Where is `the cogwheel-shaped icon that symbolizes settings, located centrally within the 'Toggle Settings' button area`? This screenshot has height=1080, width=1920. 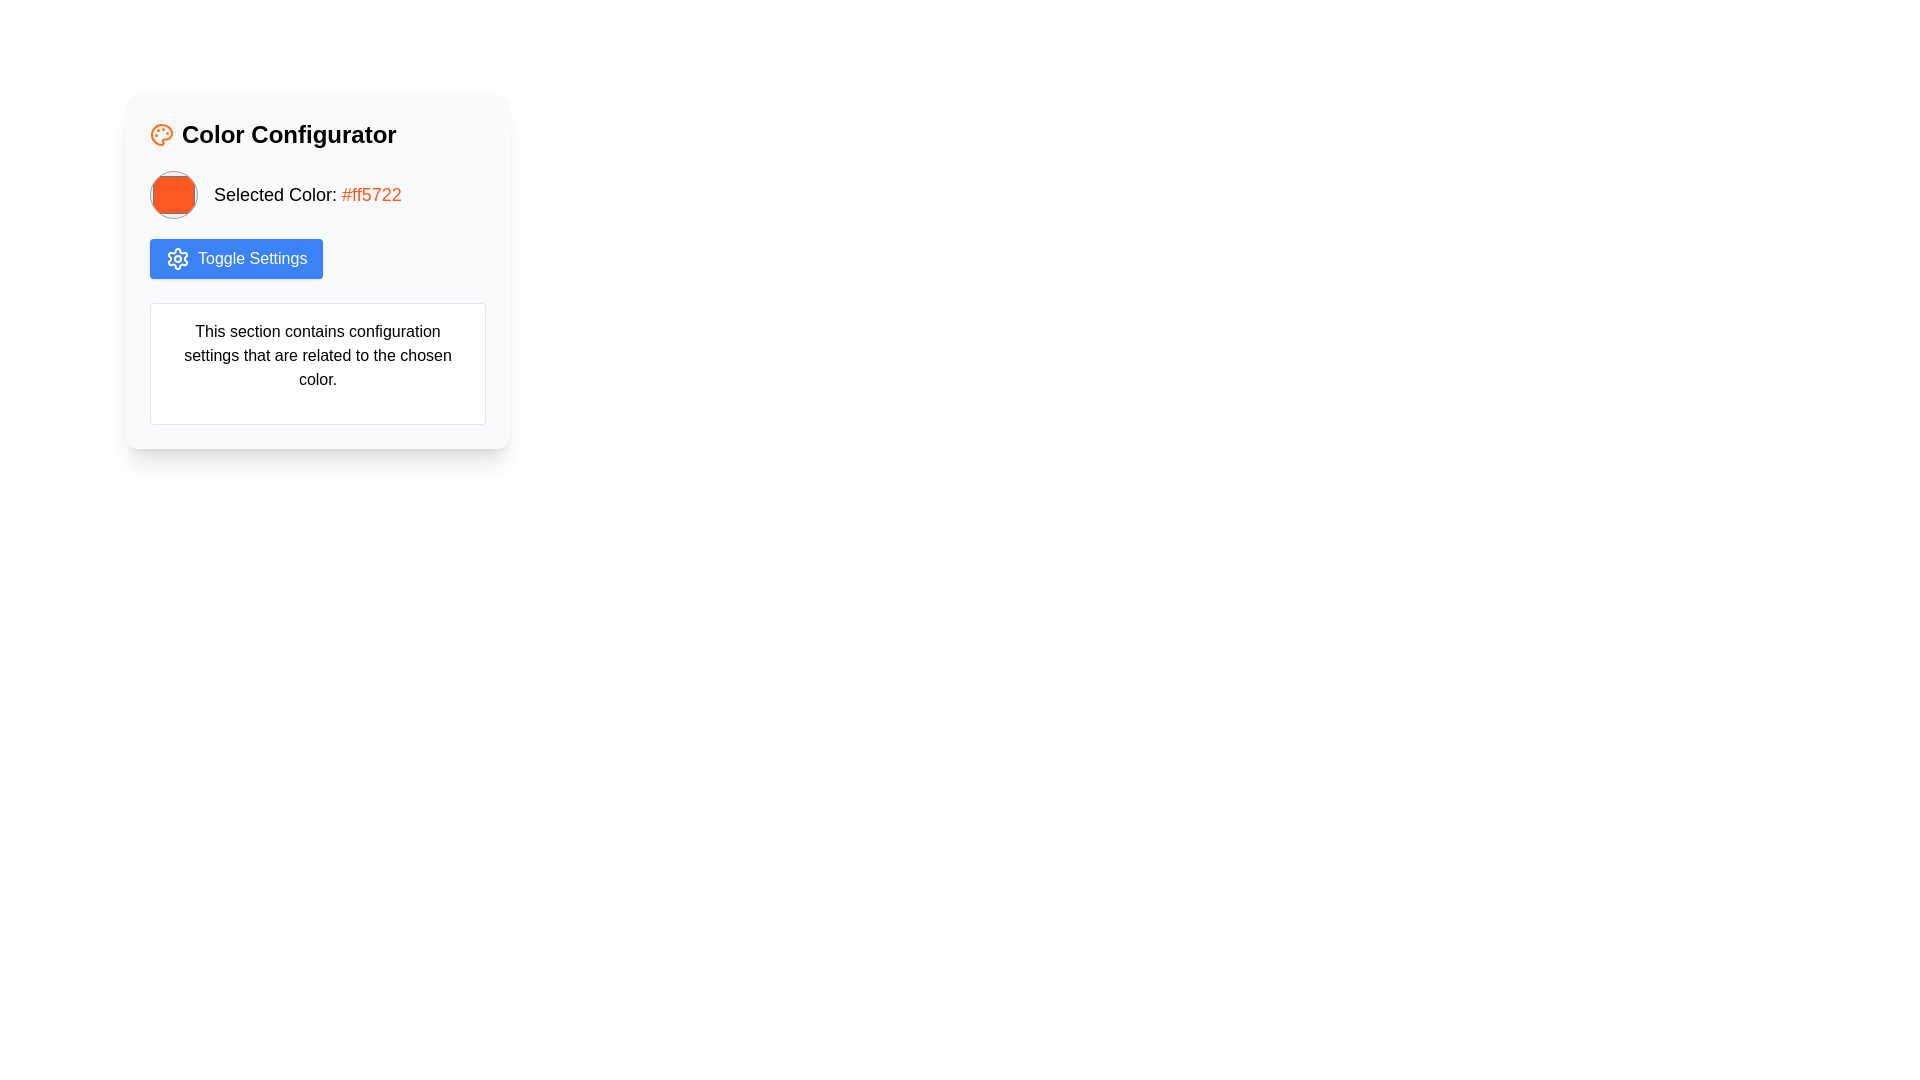 the cogwheel-shaped icon that symbolizes settings, located centrally within the 'Toggle Settings' button area is located at coordinates (177, 257).